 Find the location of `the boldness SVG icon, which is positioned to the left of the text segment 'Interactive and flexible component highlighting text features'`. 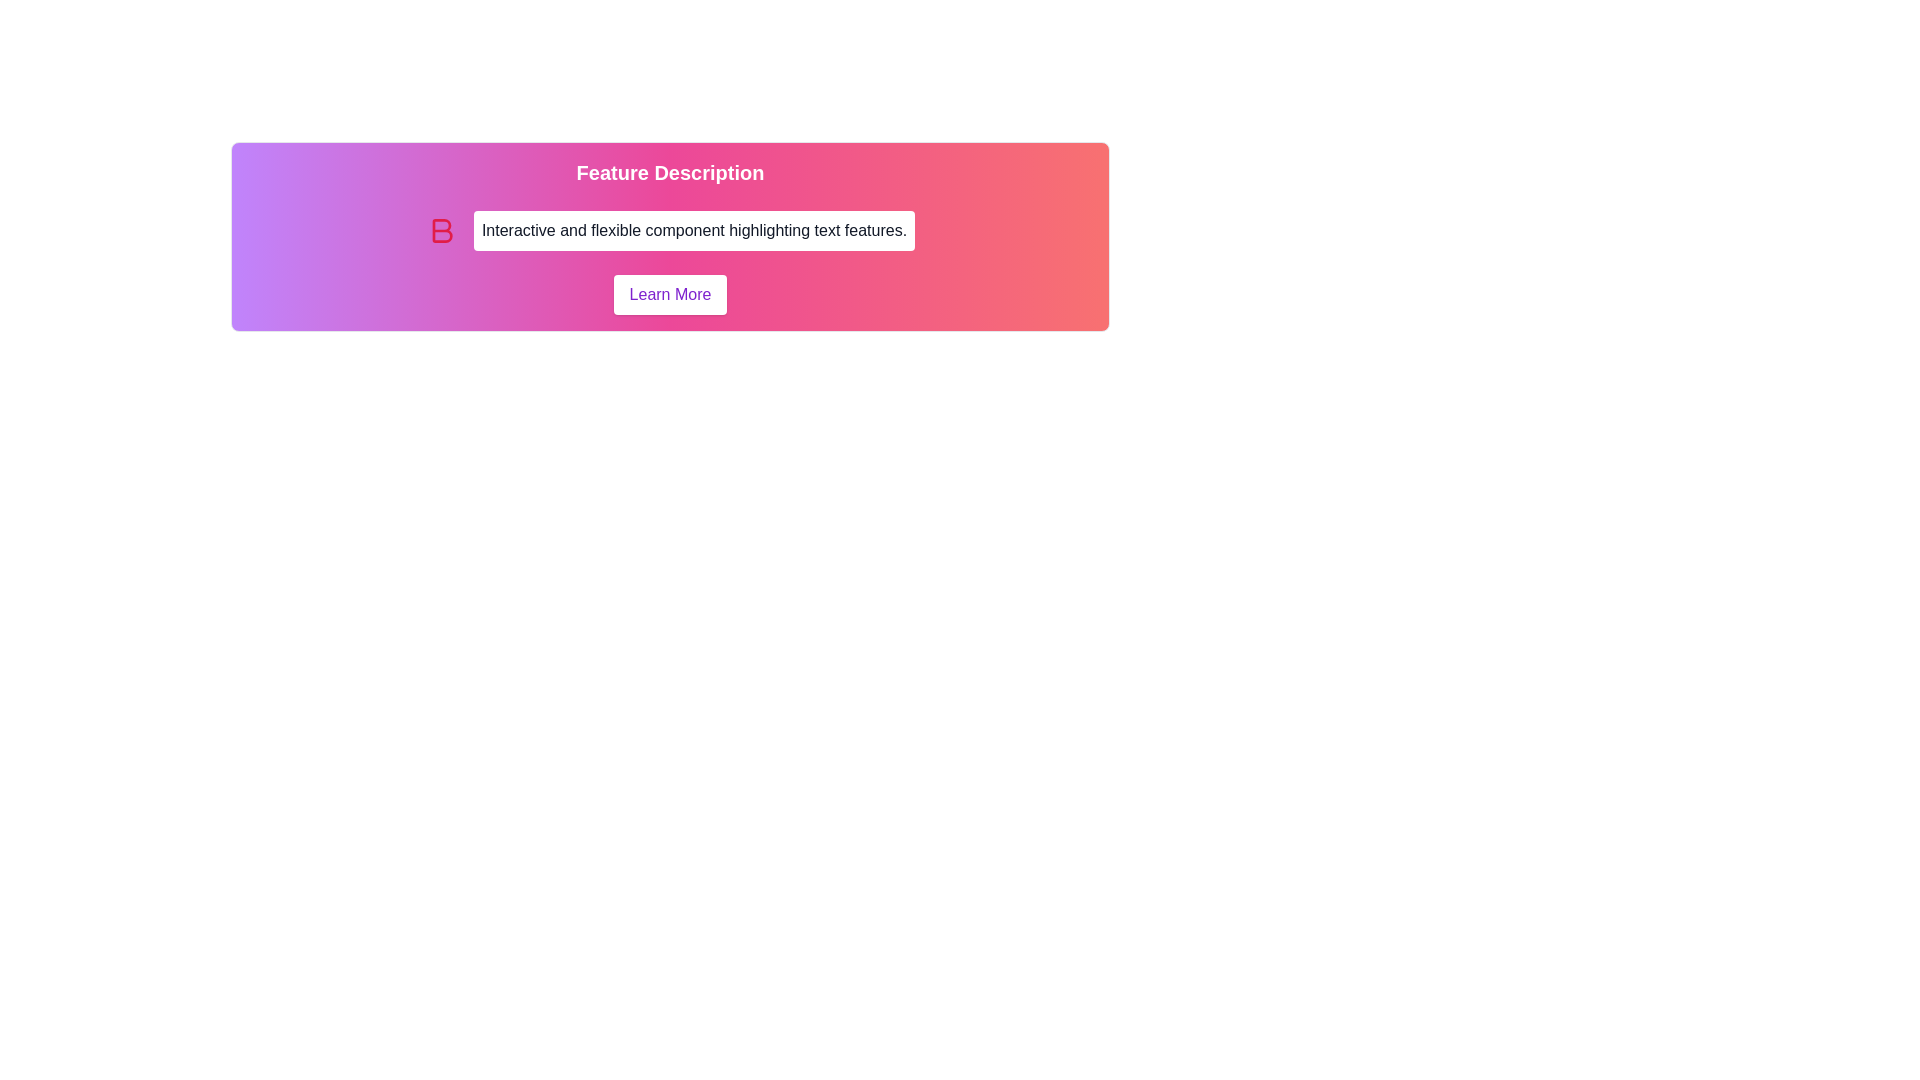

the boldness SVG icon, which is positioned to the left of the text segment 'Interactive and flexible component highlighting text features' is located at coordinates (440, 230).